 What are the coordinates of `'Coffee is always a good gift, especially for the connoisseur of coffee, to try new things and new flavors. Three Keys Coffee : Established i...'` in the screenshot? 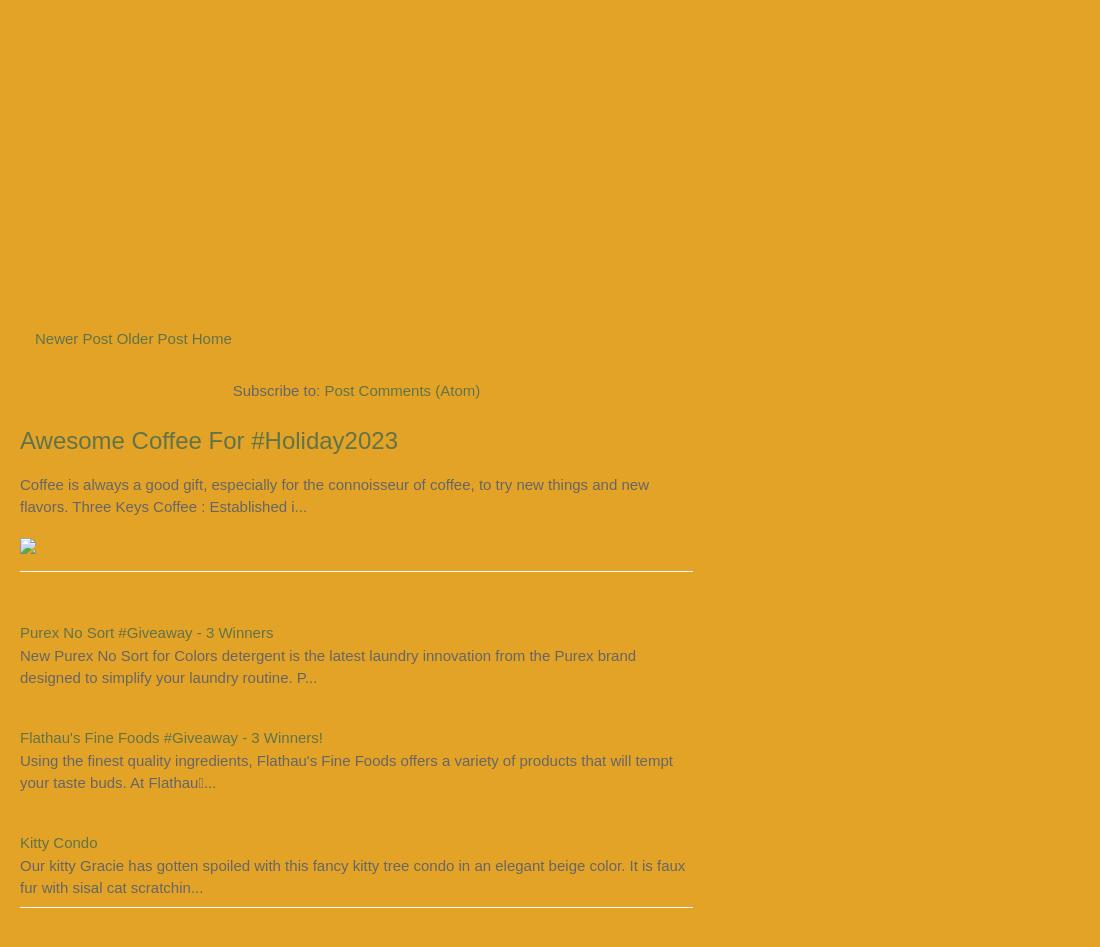 It's located at (332, 493).